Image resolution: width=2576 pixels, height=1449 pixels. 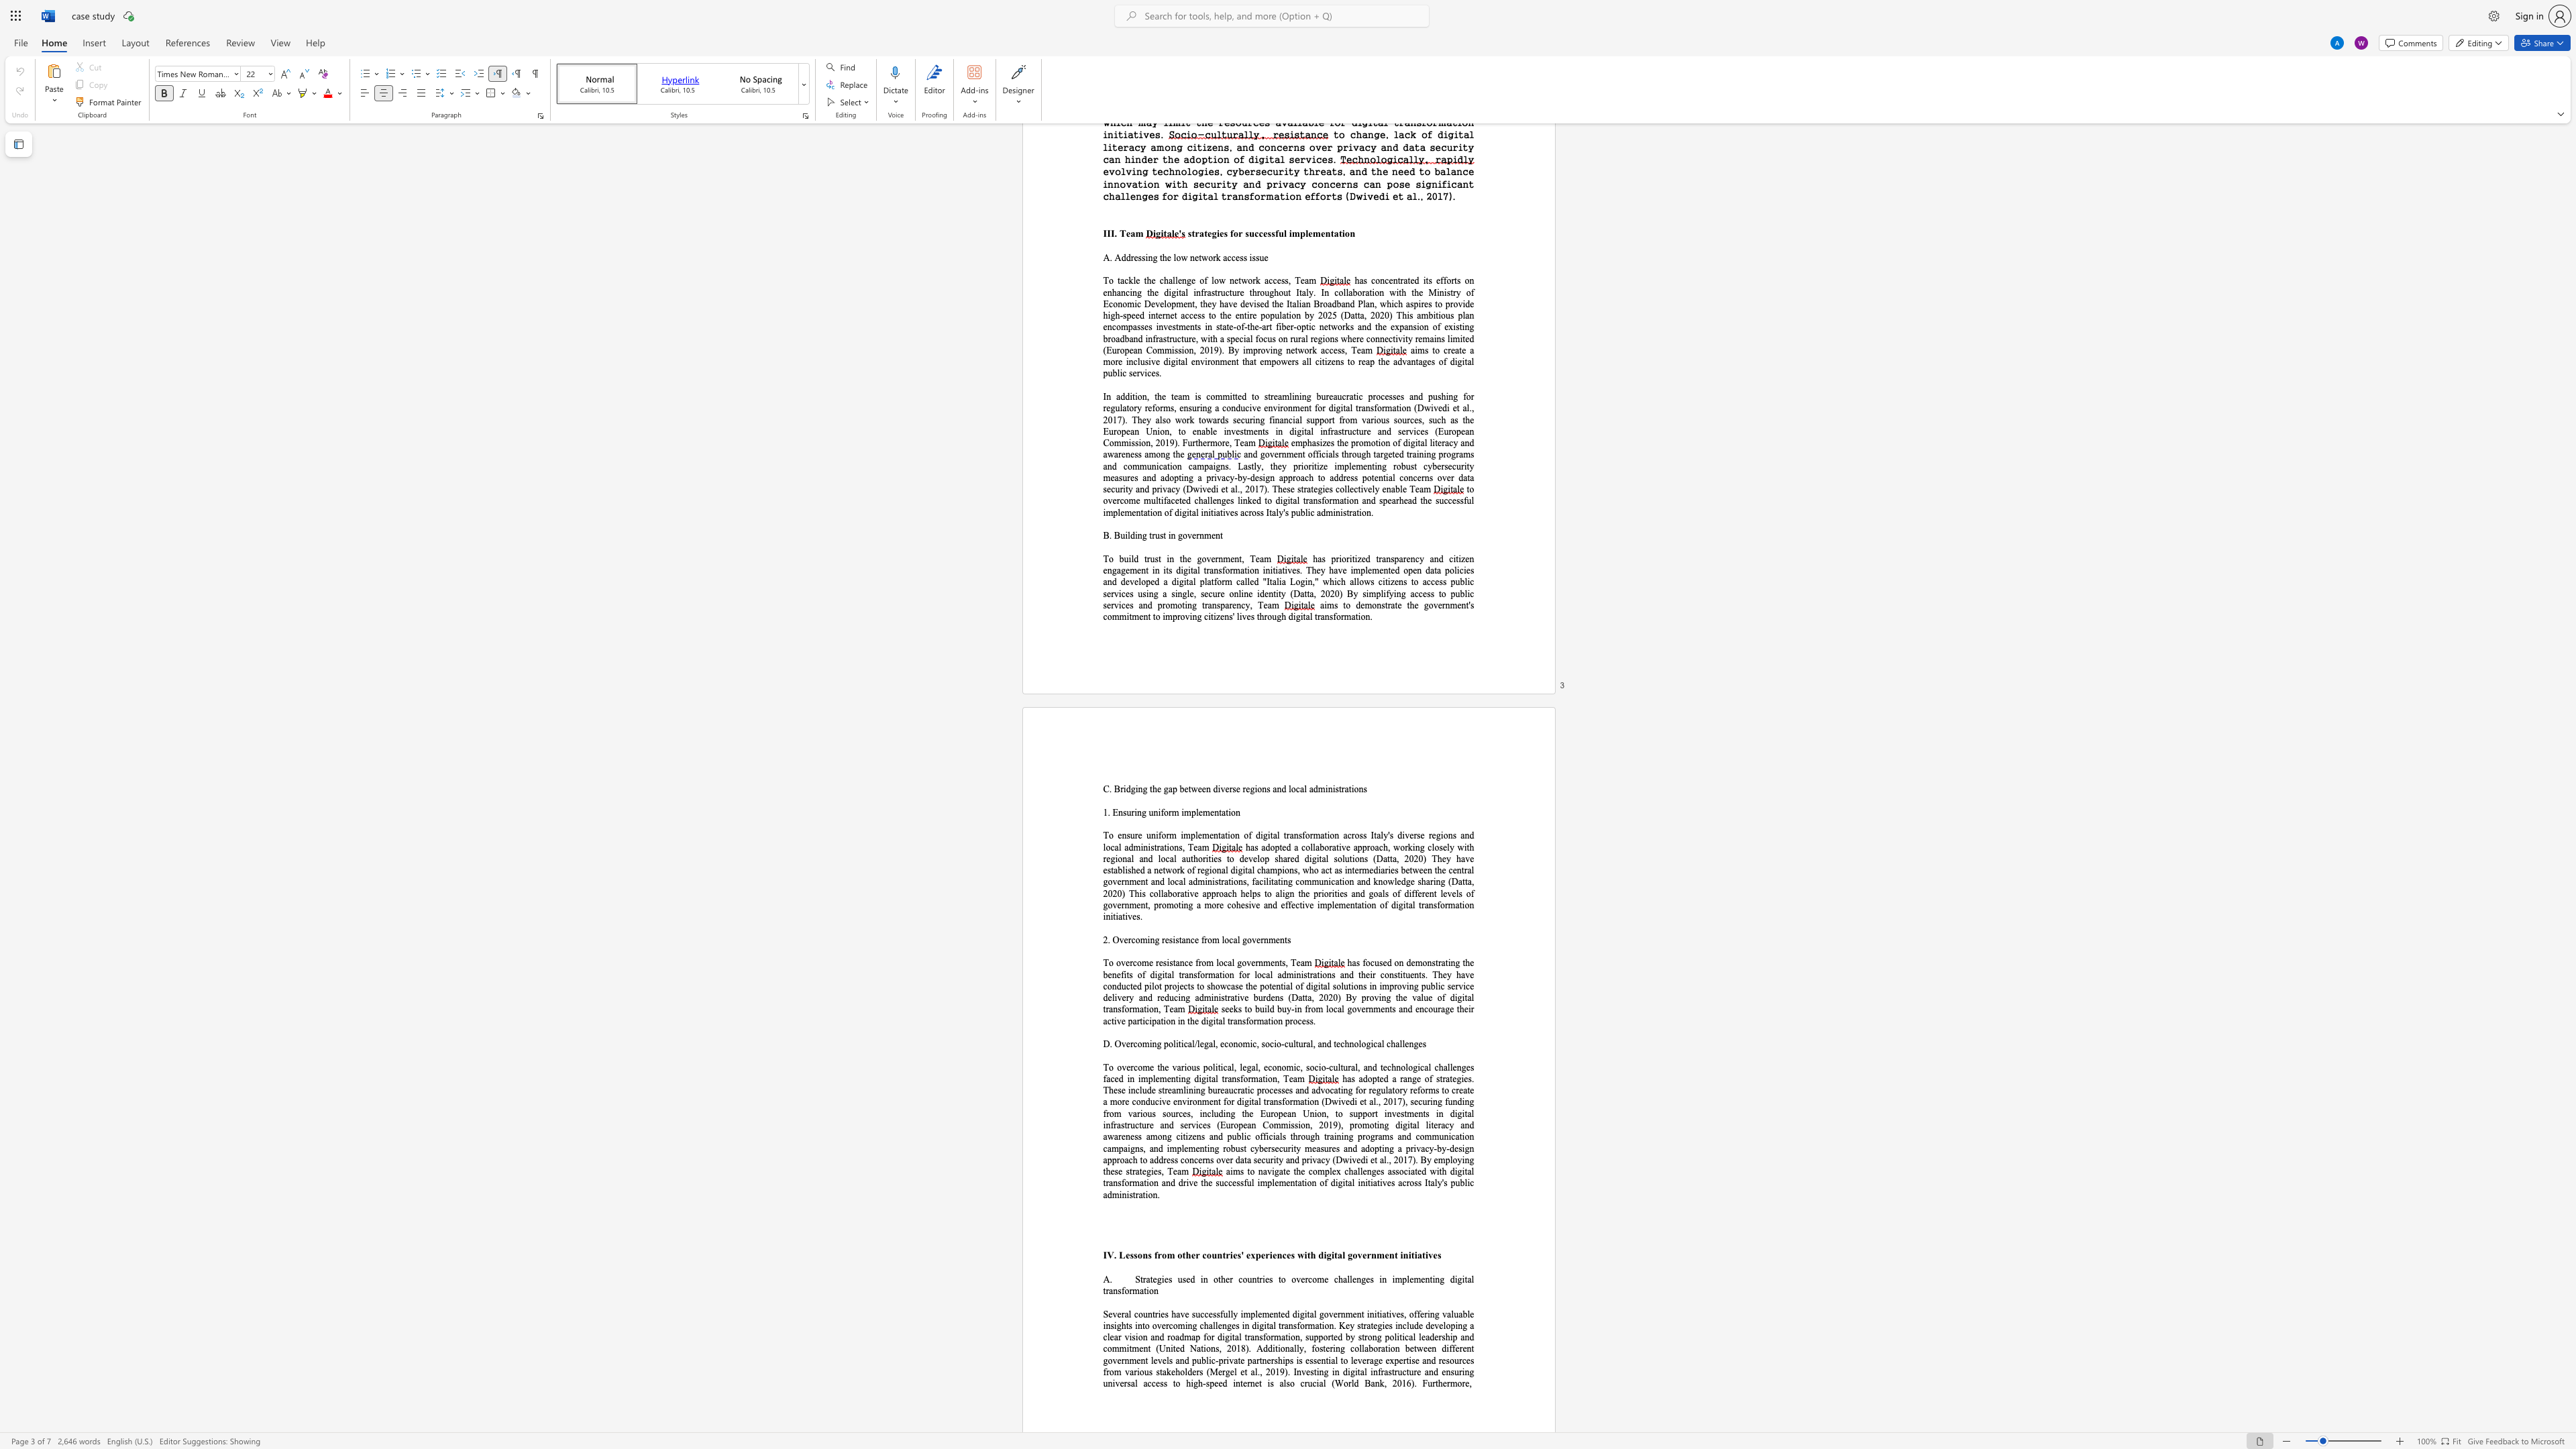 I want to click on the subset text "ing uniform" within the text "1. Ensuring uniform implementation", so click(x=1133, y=812).